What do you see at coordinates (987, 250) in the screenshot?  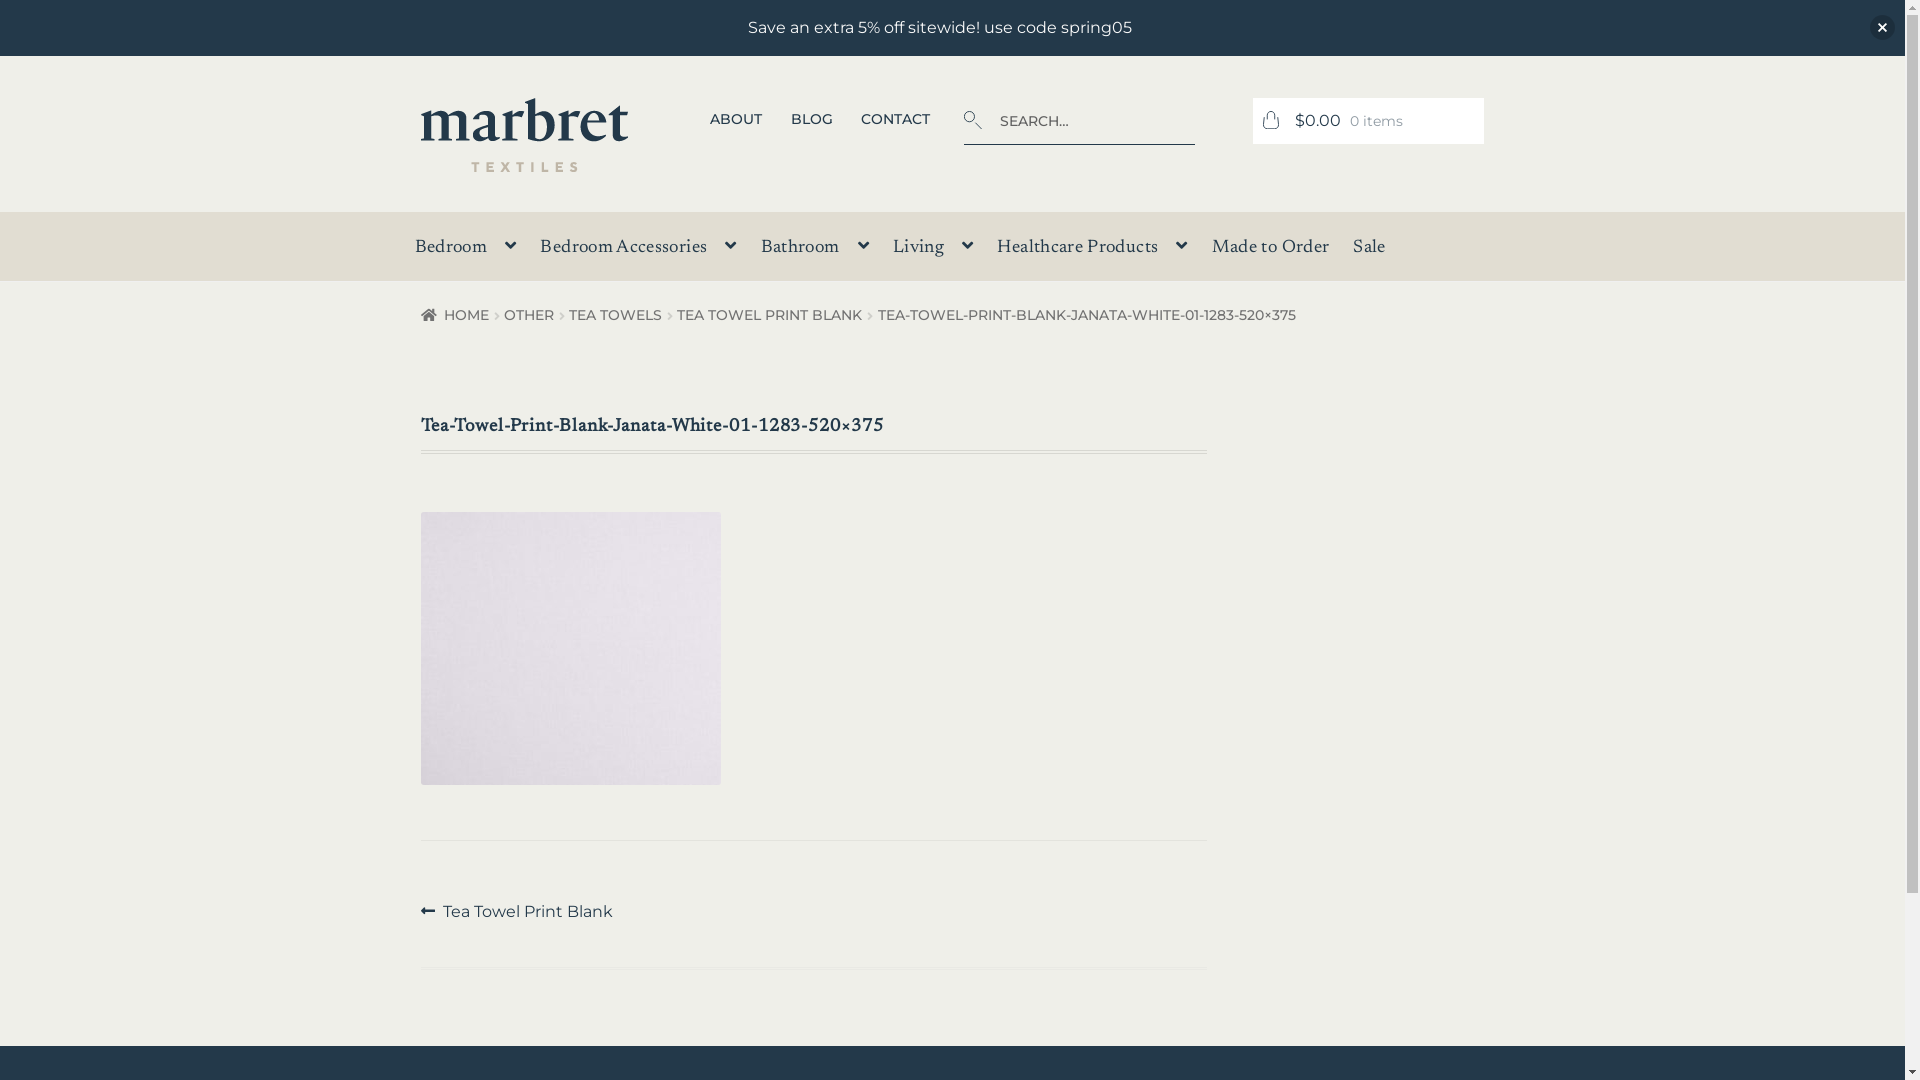 I see `'Healthcare Products'` at bounding box center [987, 250].